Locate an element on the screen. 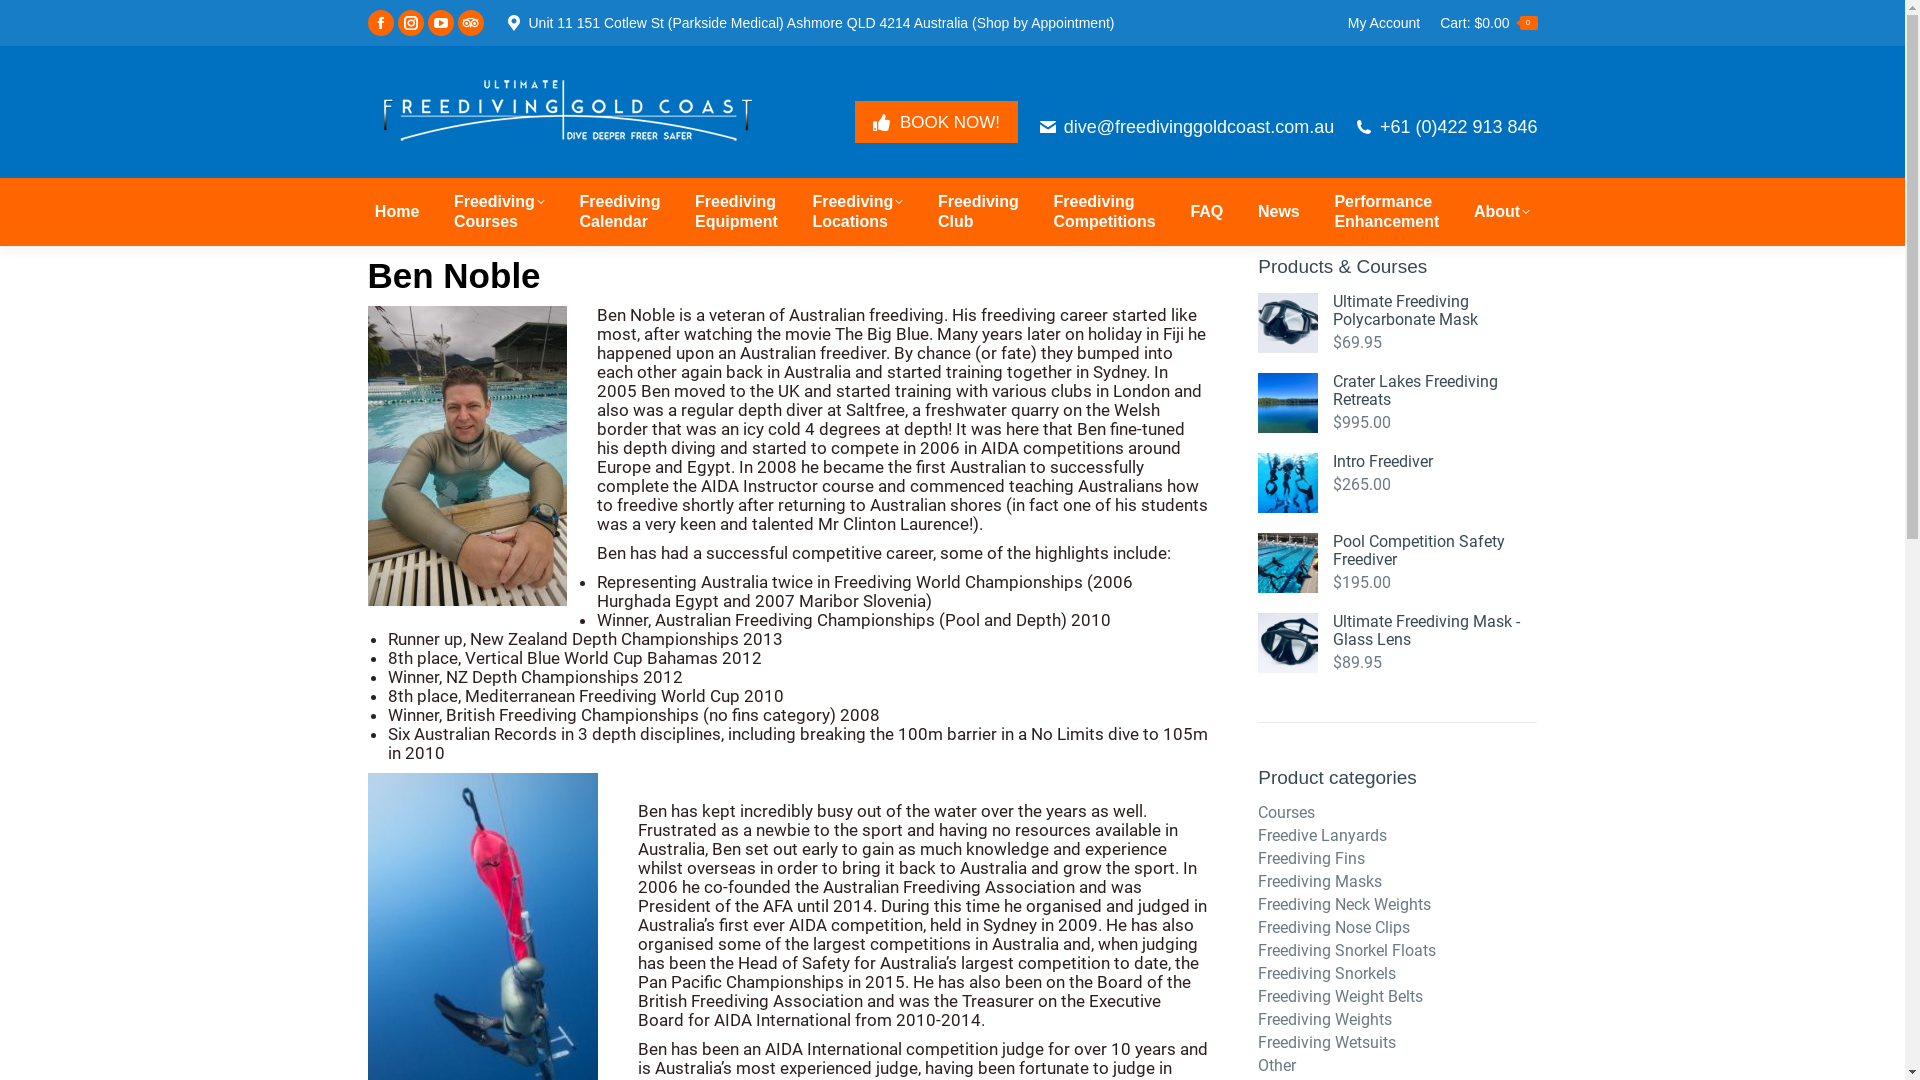 The height and width of the screenshot is (1080, 1920). 'YouTube page opens in new window' is located at coordinates (440, 23).